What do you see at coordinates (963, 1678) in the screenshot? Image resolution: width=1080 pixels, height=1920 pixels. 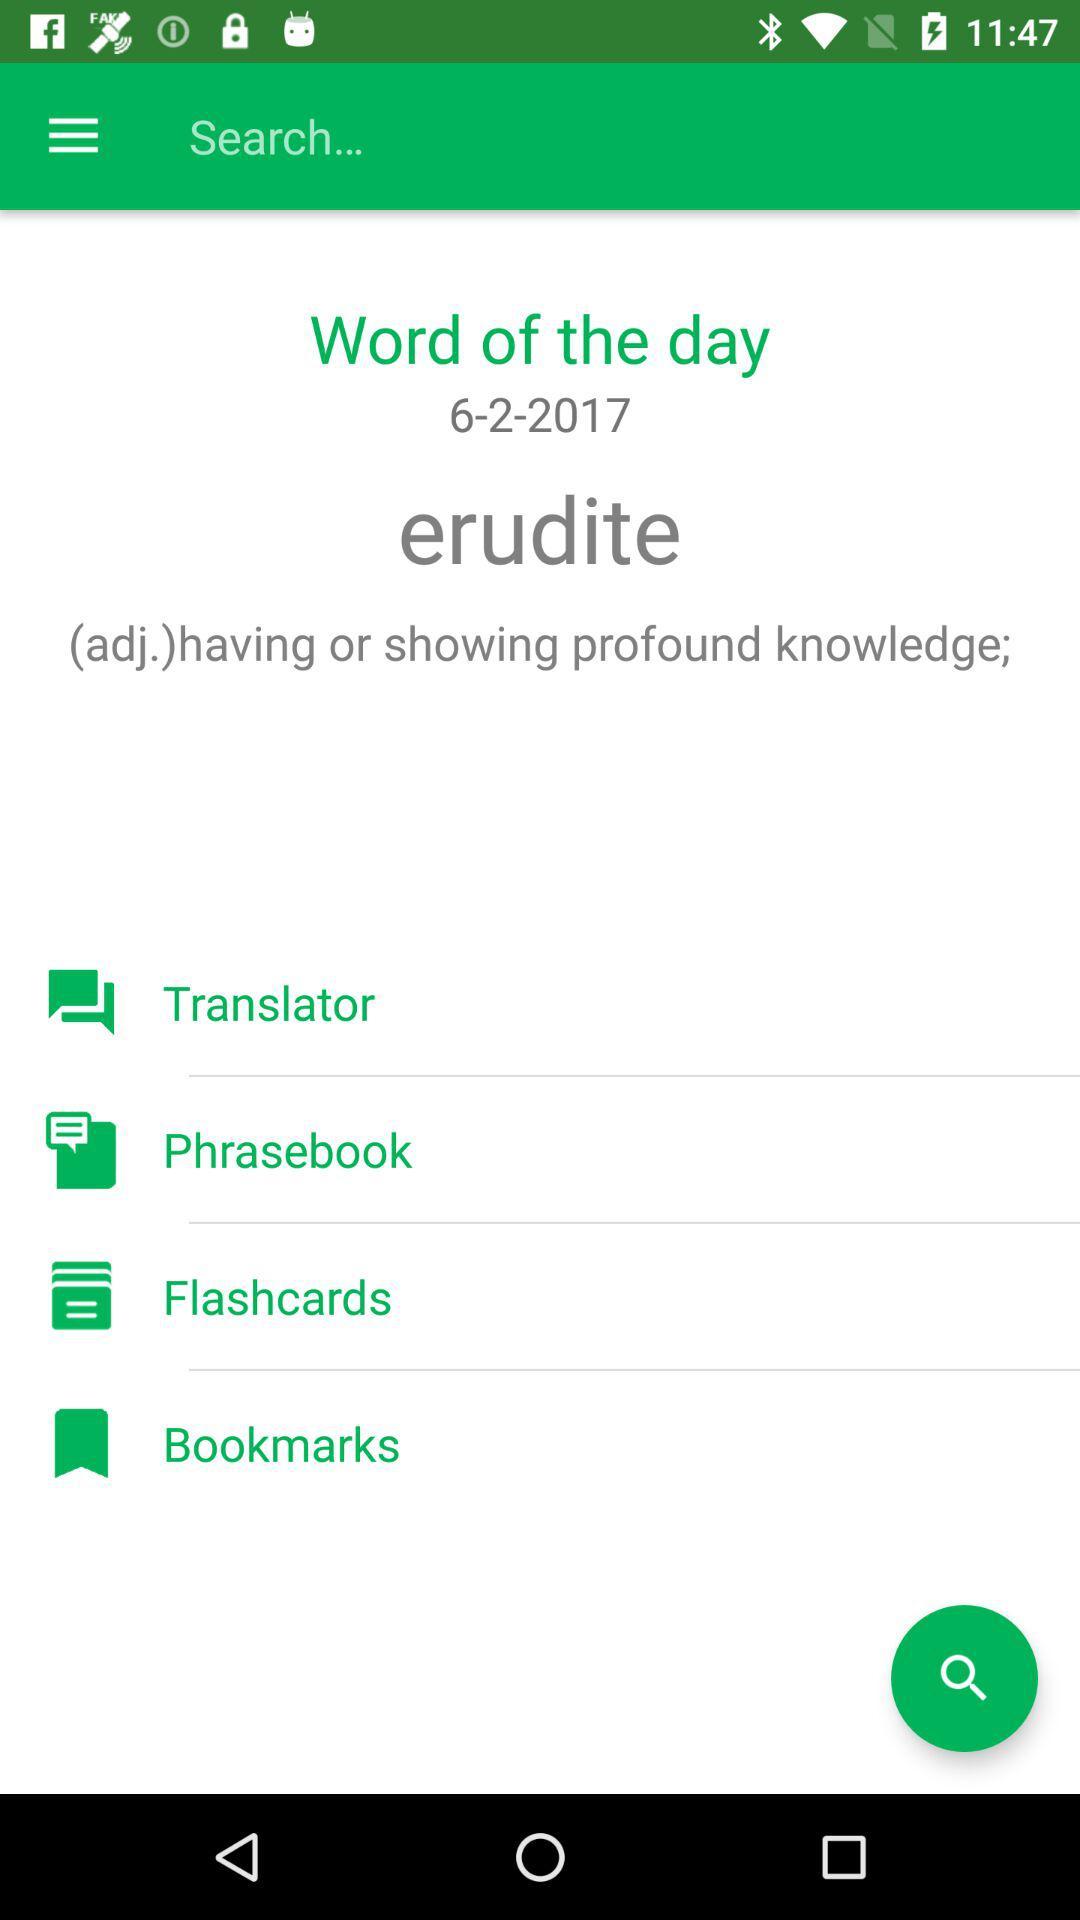 I see `the item at the bottom right corner` at bounding box center [963, 1678].